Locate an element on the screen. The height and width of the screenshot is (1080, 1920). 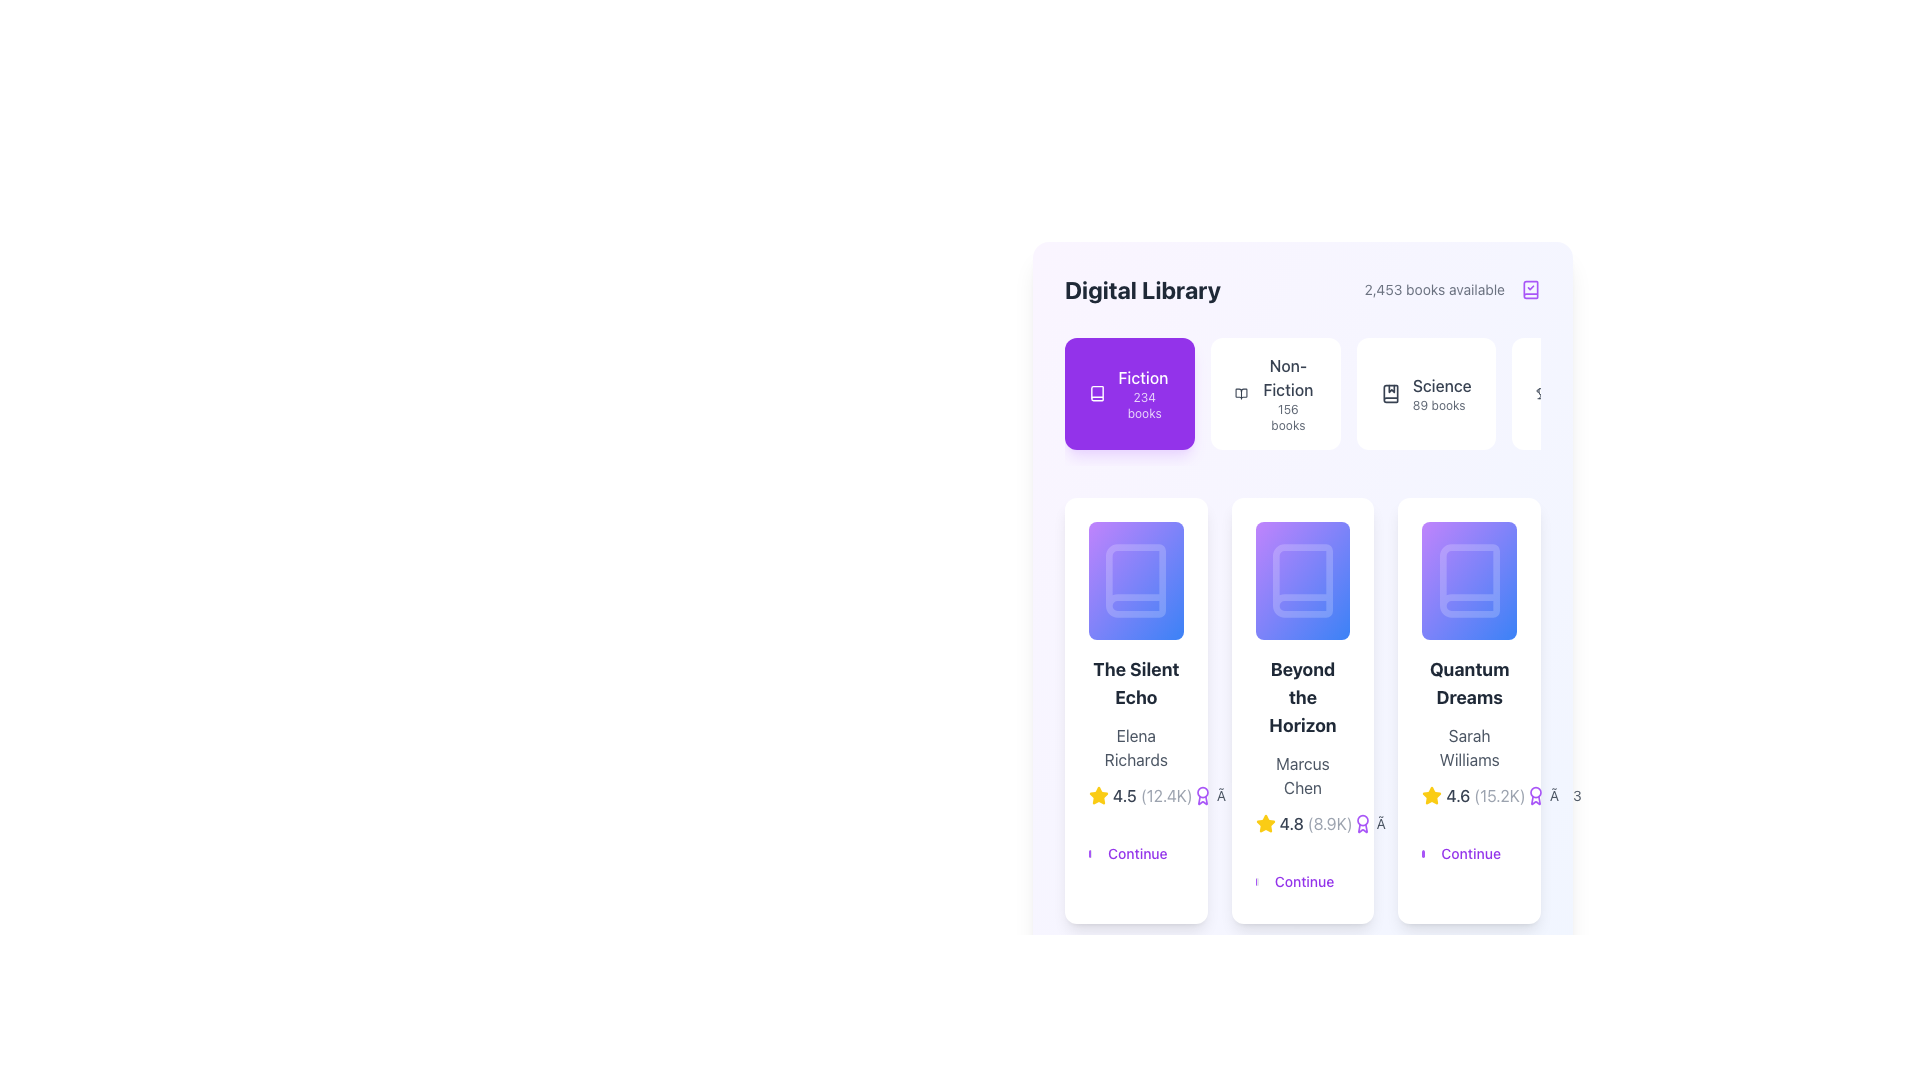
the text element displaying the name 'Sarah Williams', which is styled in gray and located beneath the title 'Quantum Dreams' is located at coordinates (1469, 748).